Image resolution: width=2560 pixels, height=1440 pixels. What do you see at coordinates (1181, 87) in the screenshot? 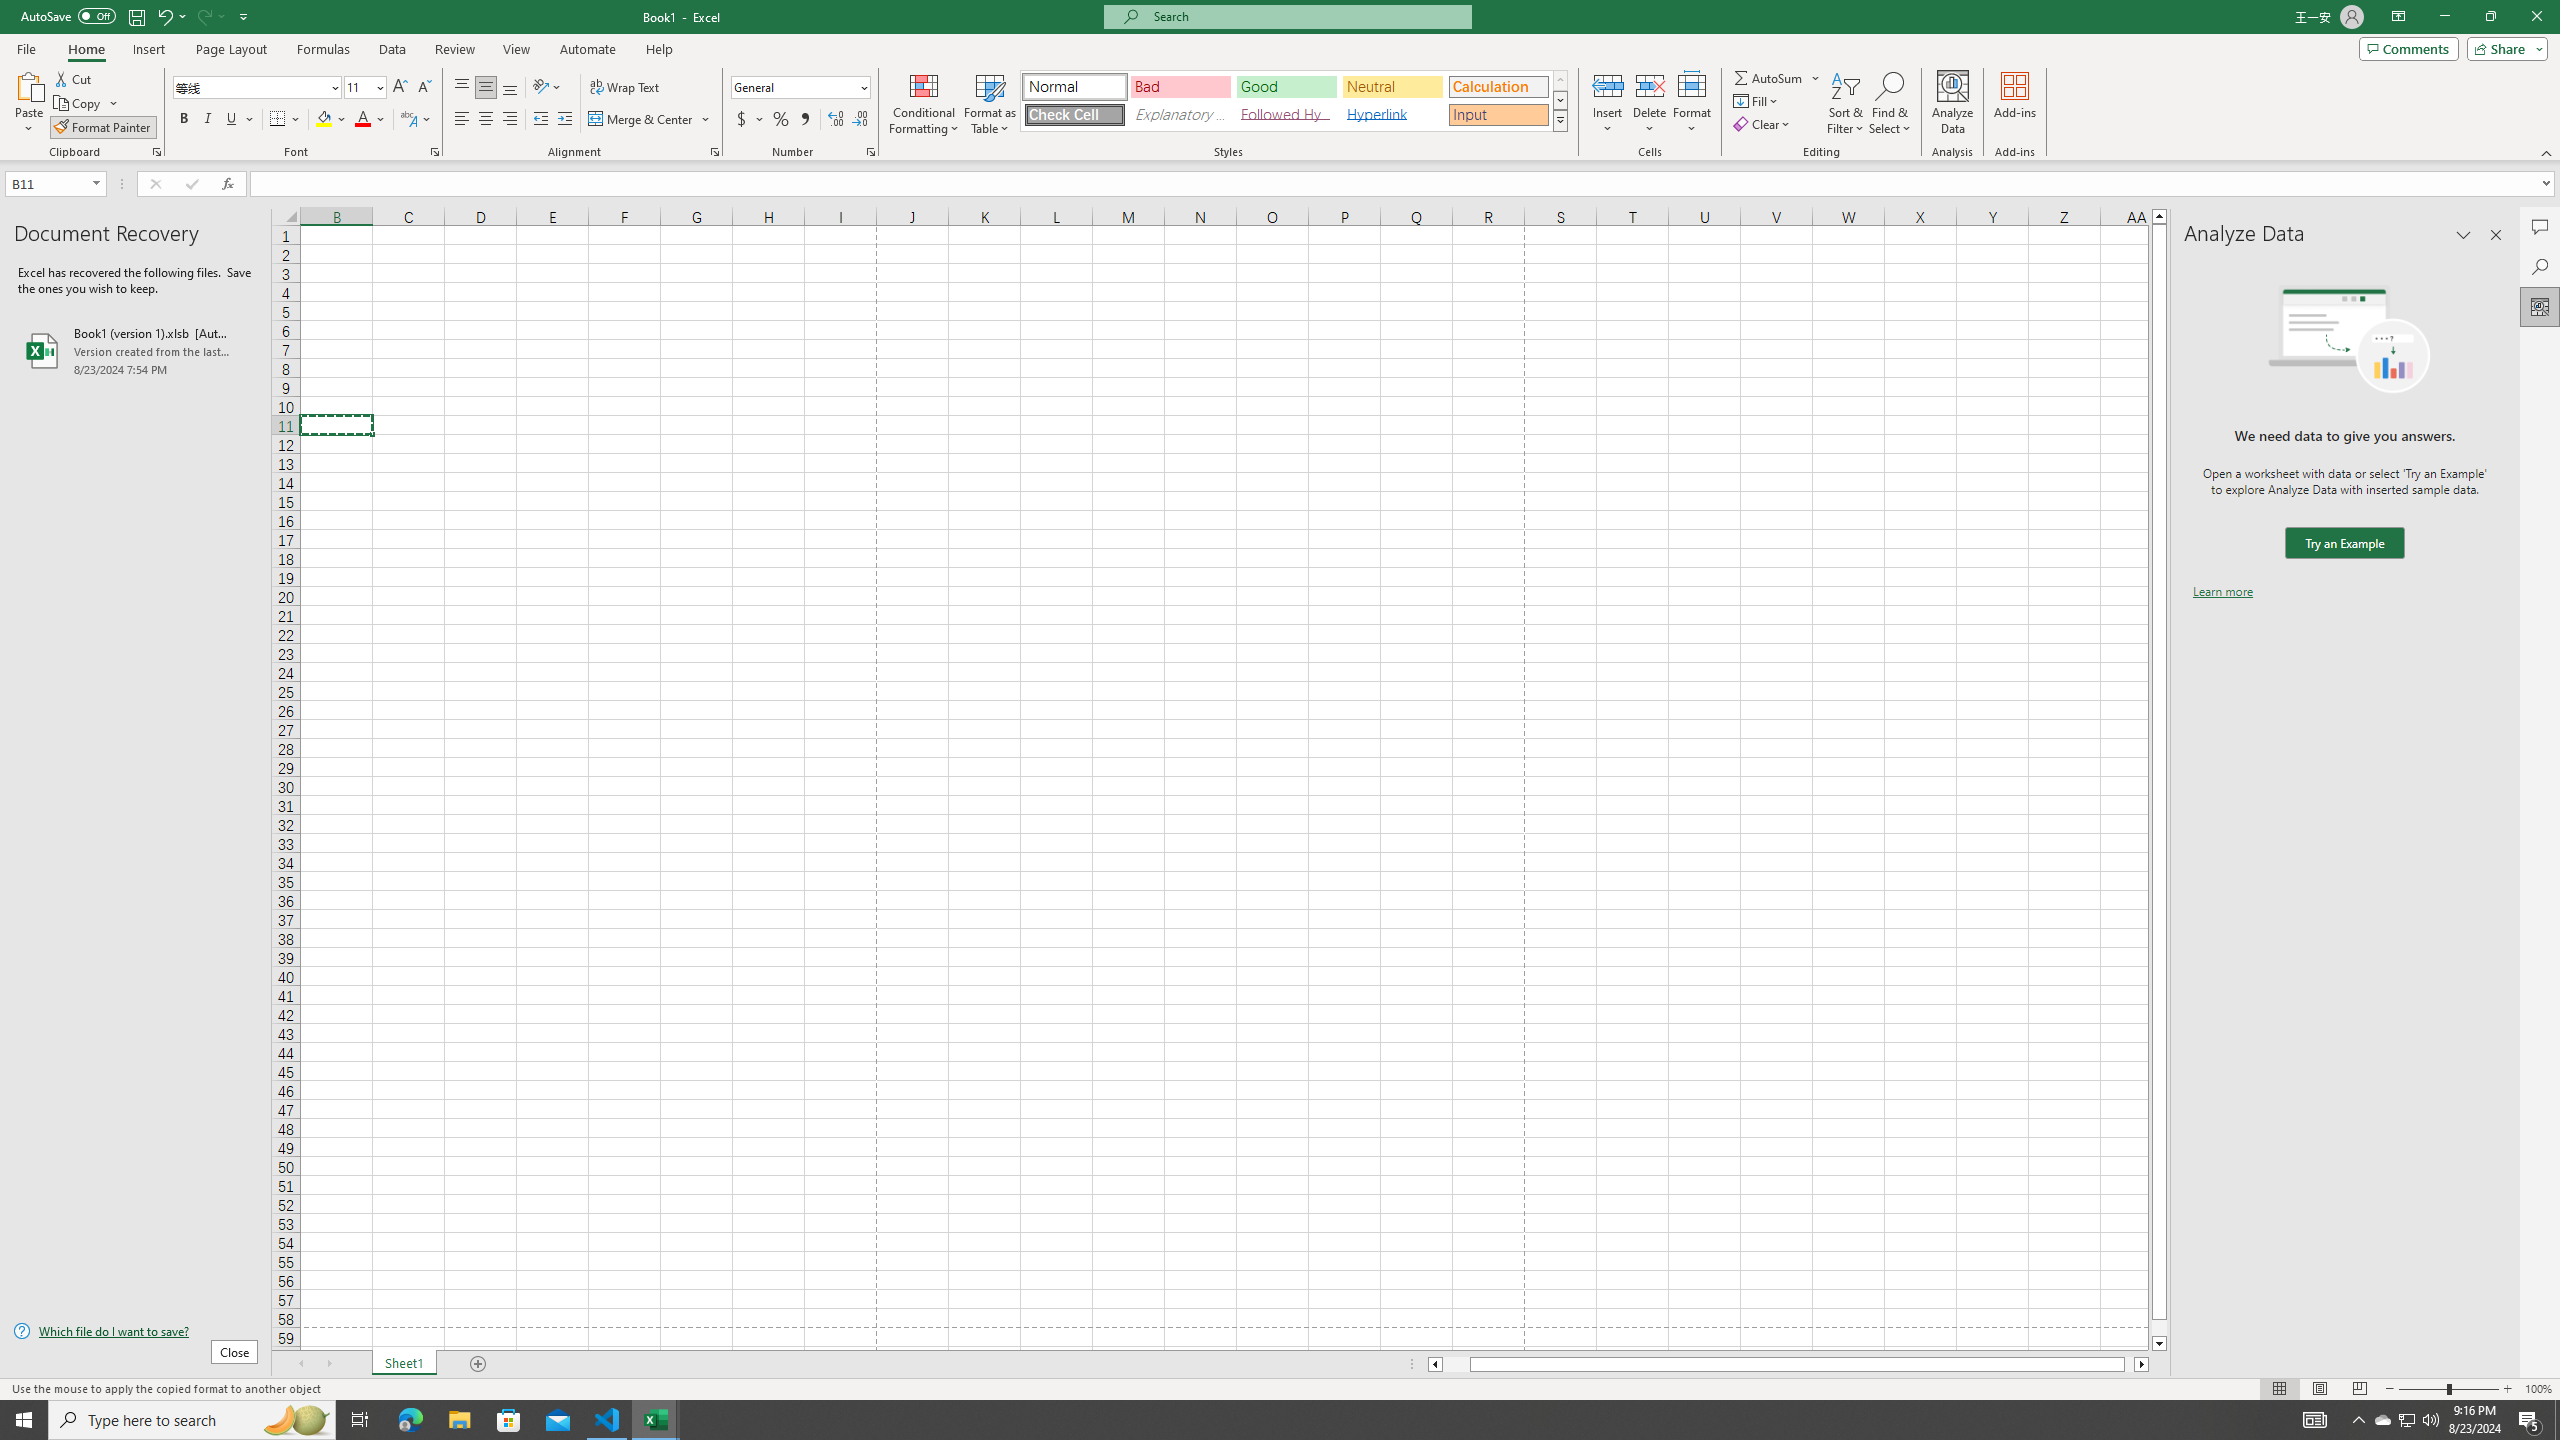
I see `'Bad'` at bounding box center [1181, 87].